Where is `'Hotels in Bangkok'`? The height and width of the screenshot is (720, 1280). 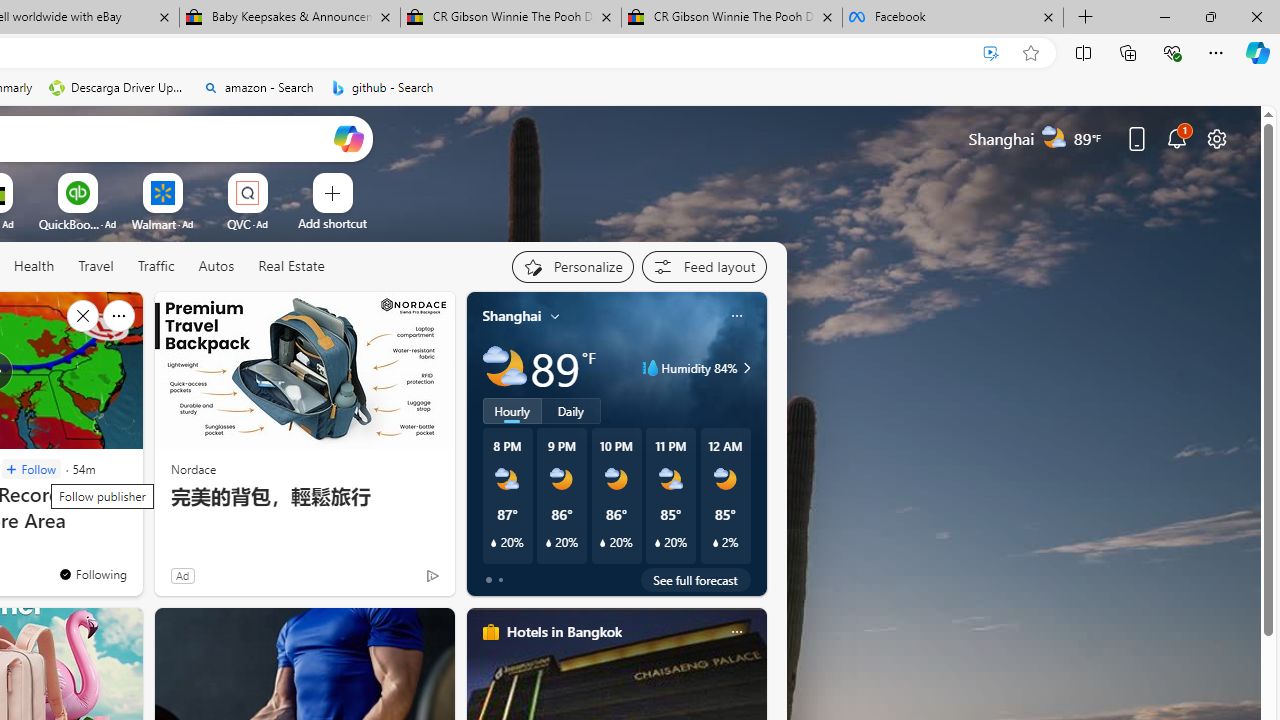
'Hotels in Bangkok' is located at coordinates (562, 631).